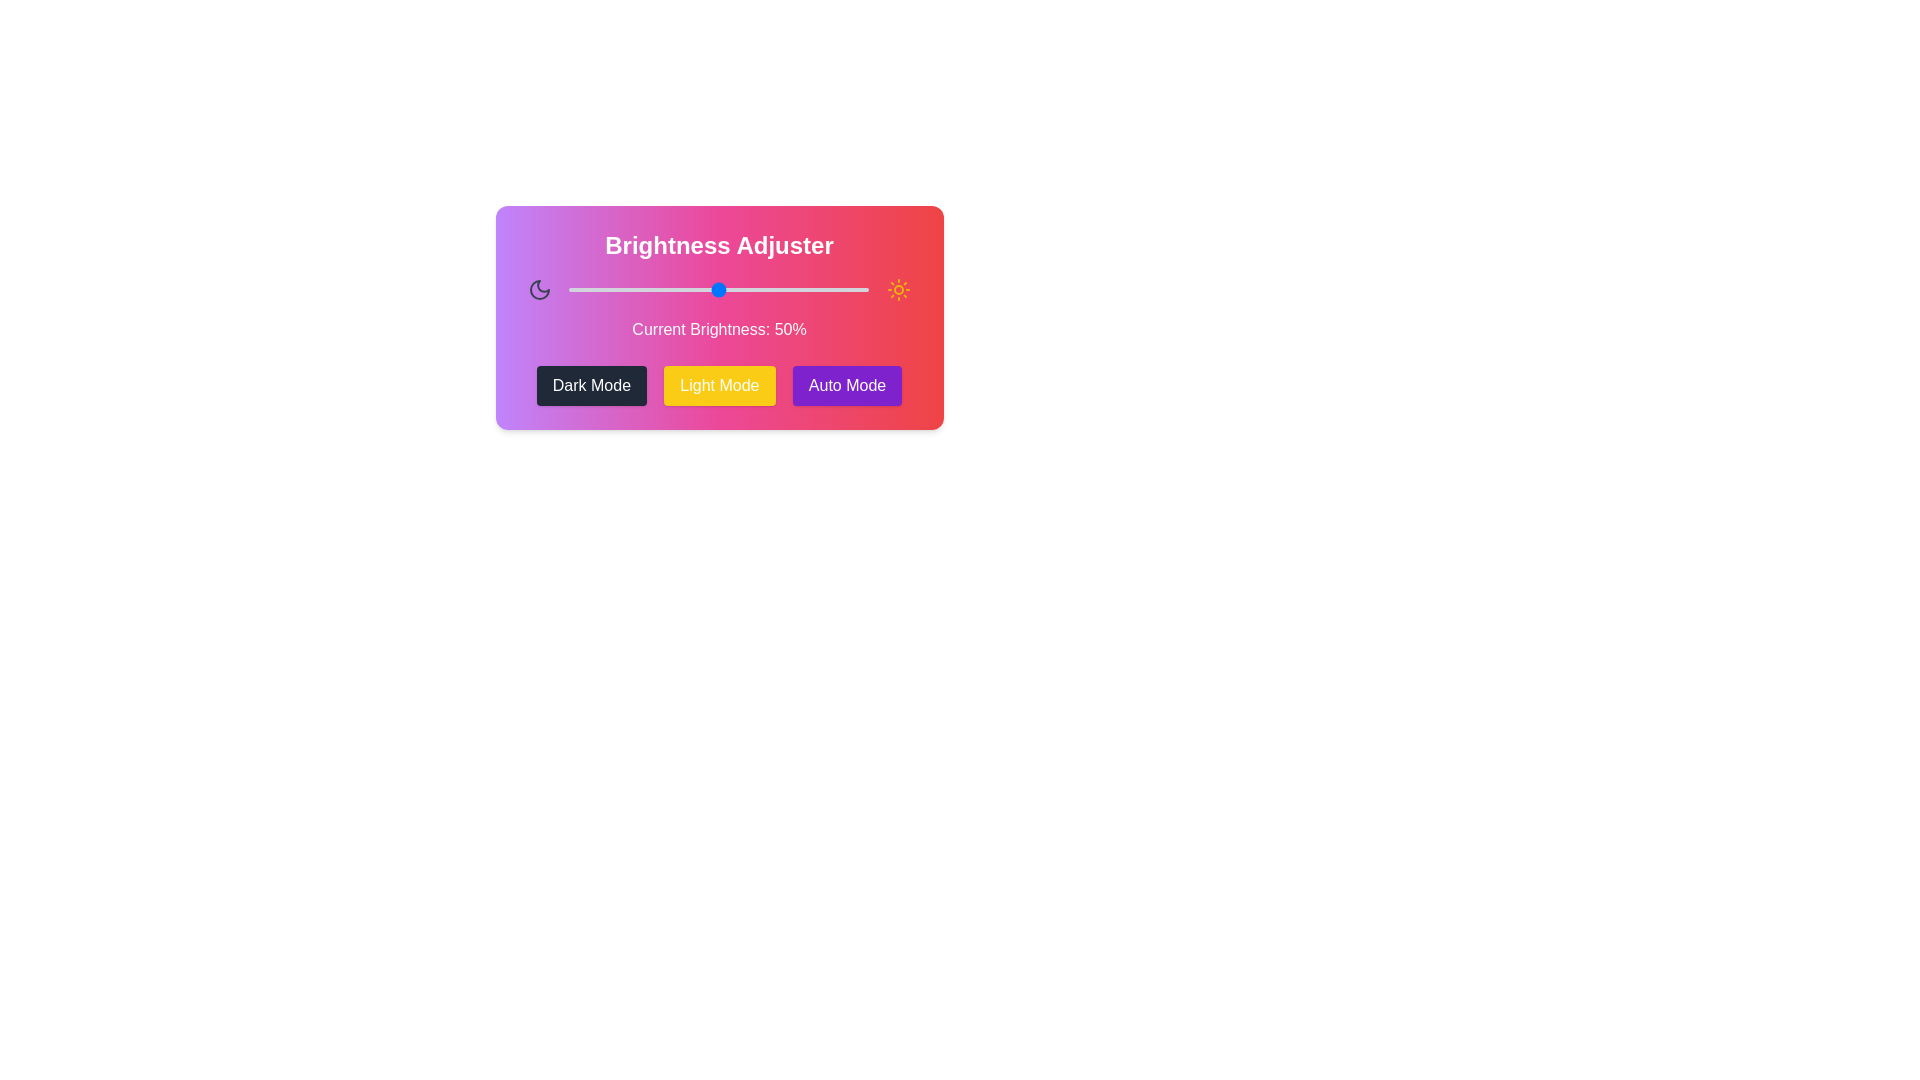 The width and height of the screenshot is (1920, 1080). What do you see at coordinates (683, 289) in the screenshot?
I see `the brightness to 38% by dragging the slider handle` at bounding box center [683, 289].